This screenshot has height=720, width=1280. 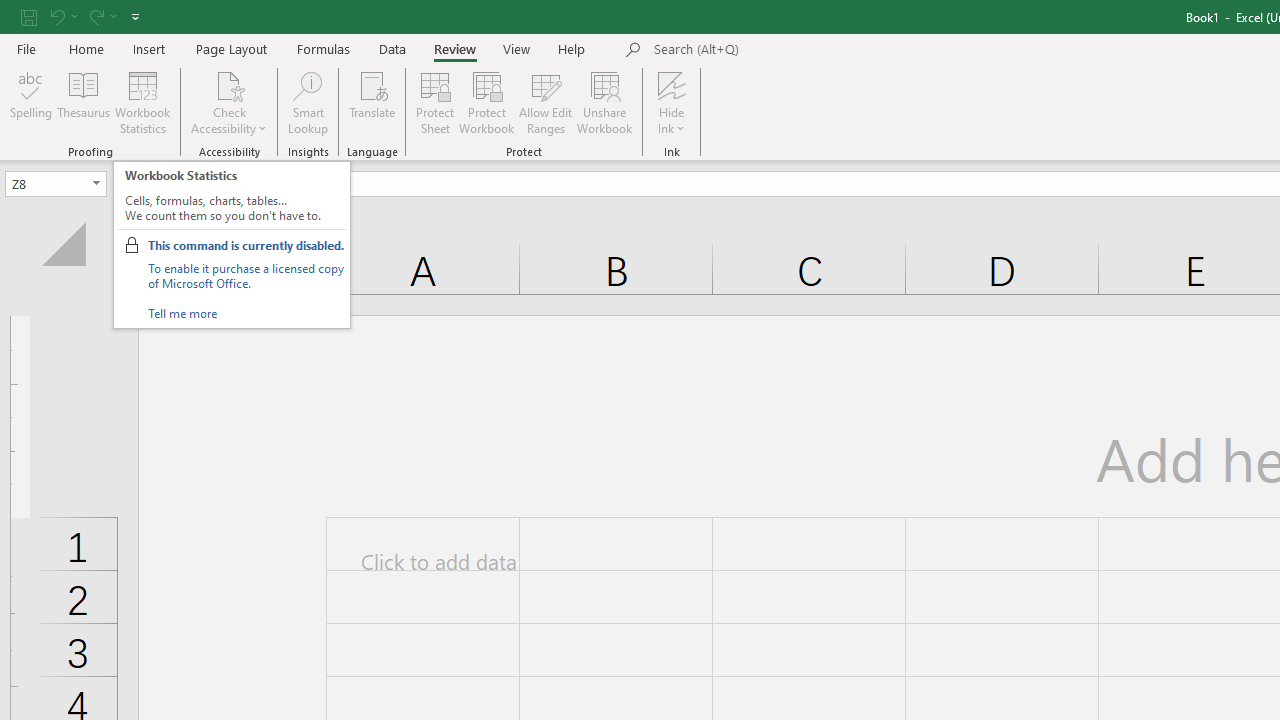 I want to click on 'Workbook Statistics', so click(x=141, y=103).